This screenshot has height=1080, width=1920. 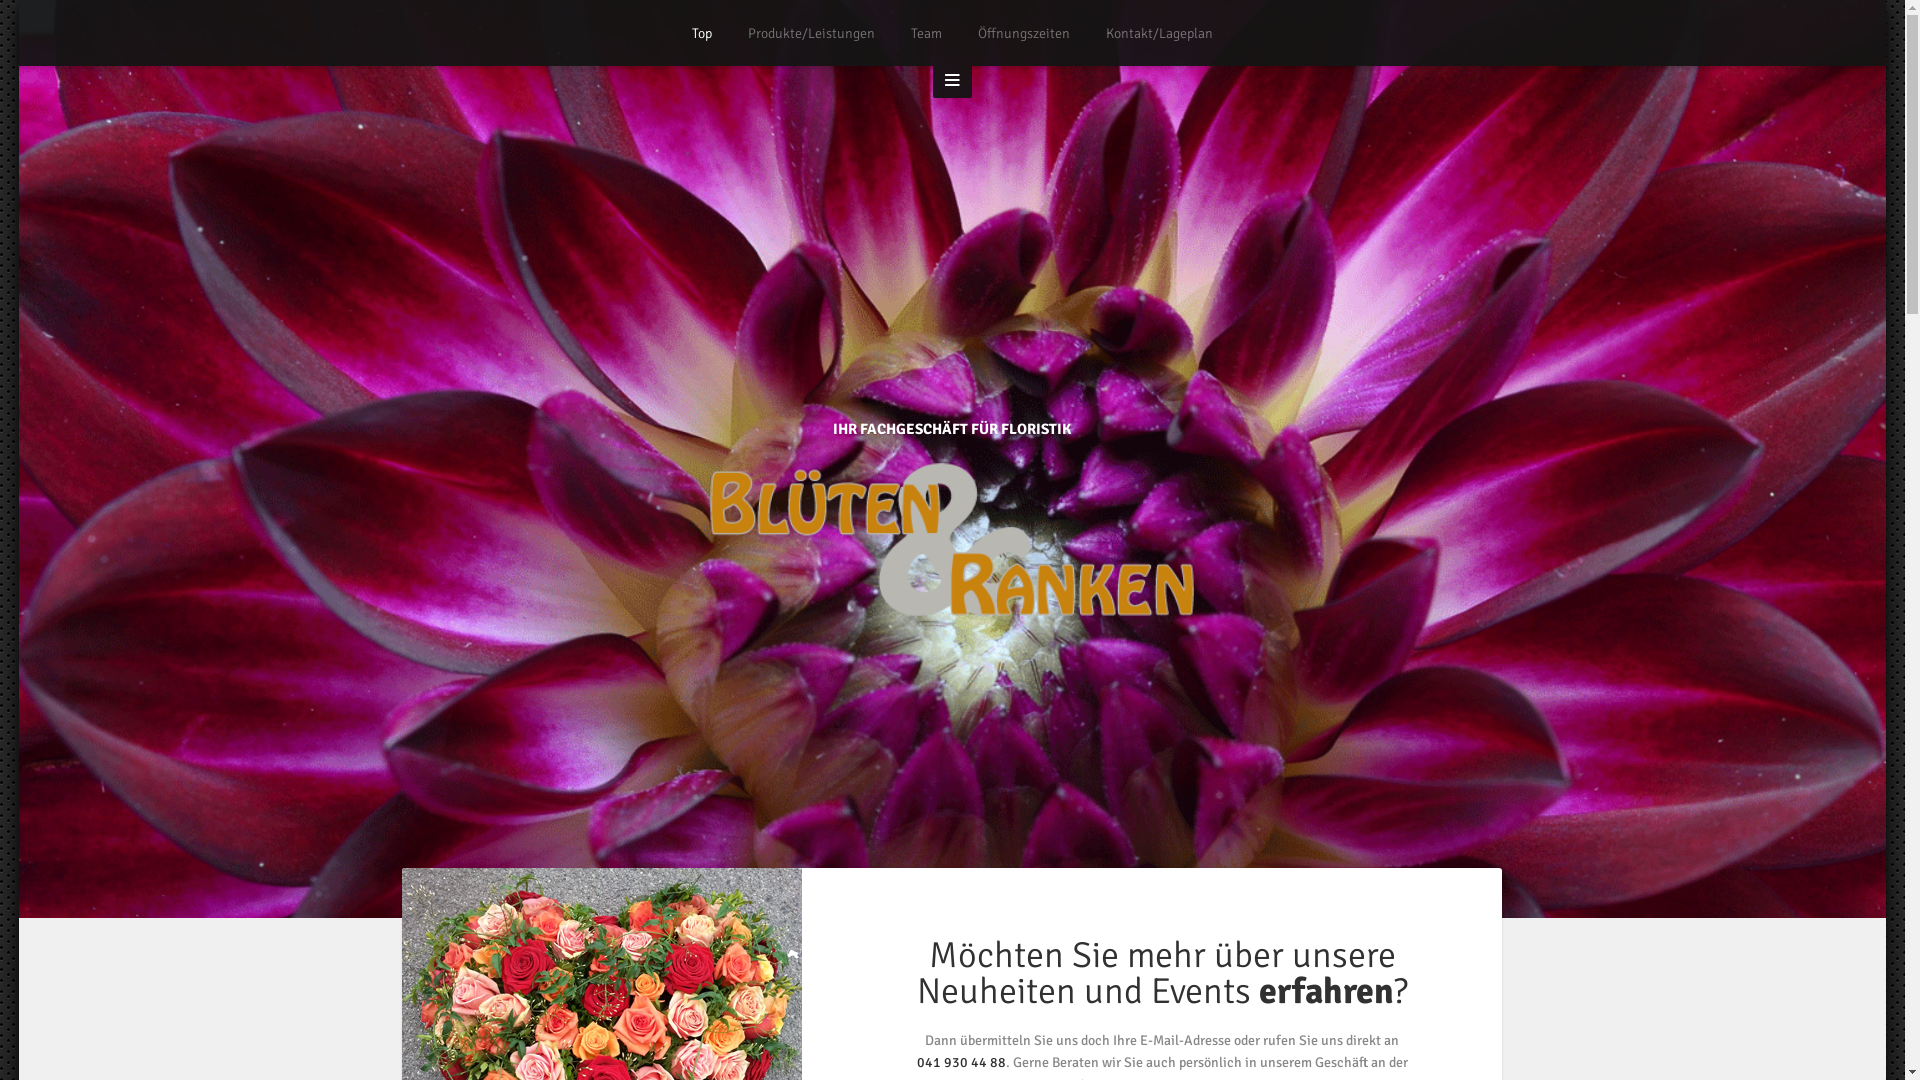 What do you see at coordinates (1104, 33) in the screenshot?
I see `'Kontakt/Lageplan'` at bounding box center [1104, 33].